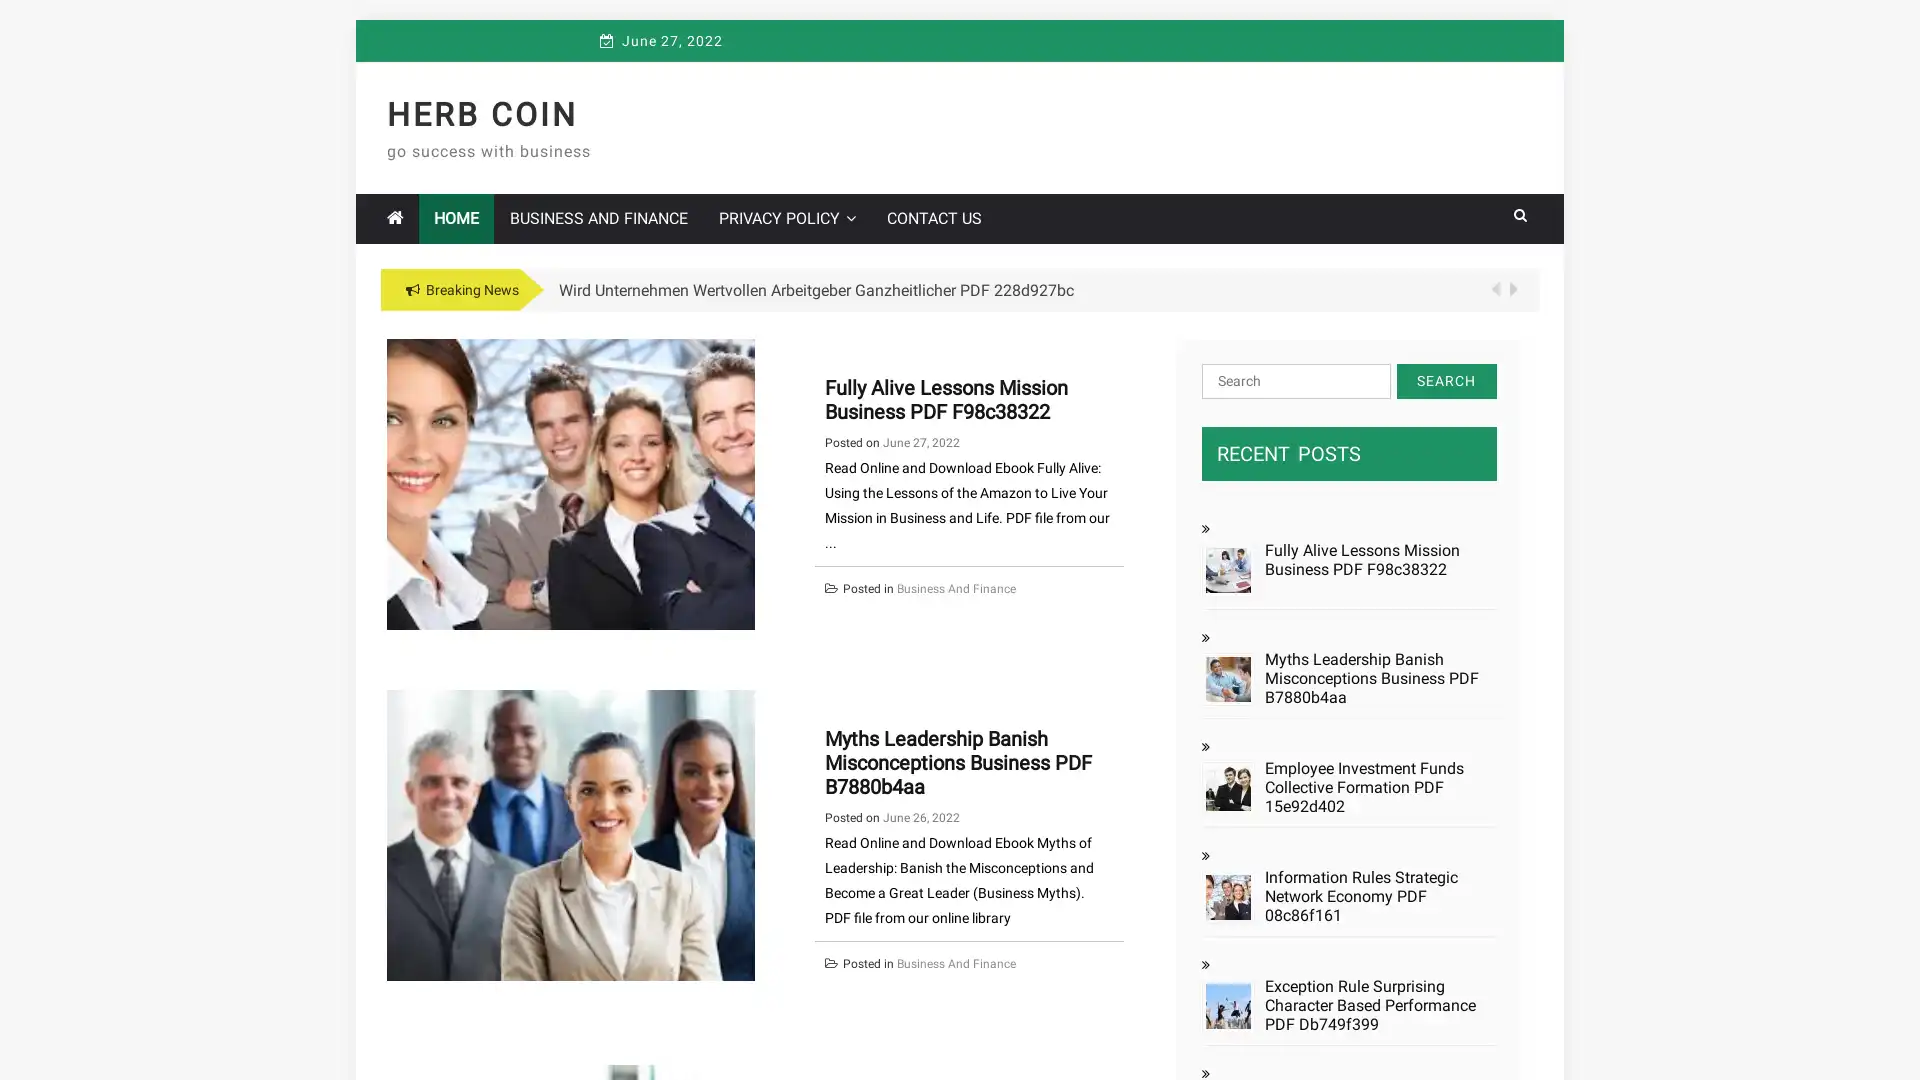 This screenshot has width=1920, height=1080. Describe the element at coordinates (1445, 380) in the screenshot. I see `Search` at that location.